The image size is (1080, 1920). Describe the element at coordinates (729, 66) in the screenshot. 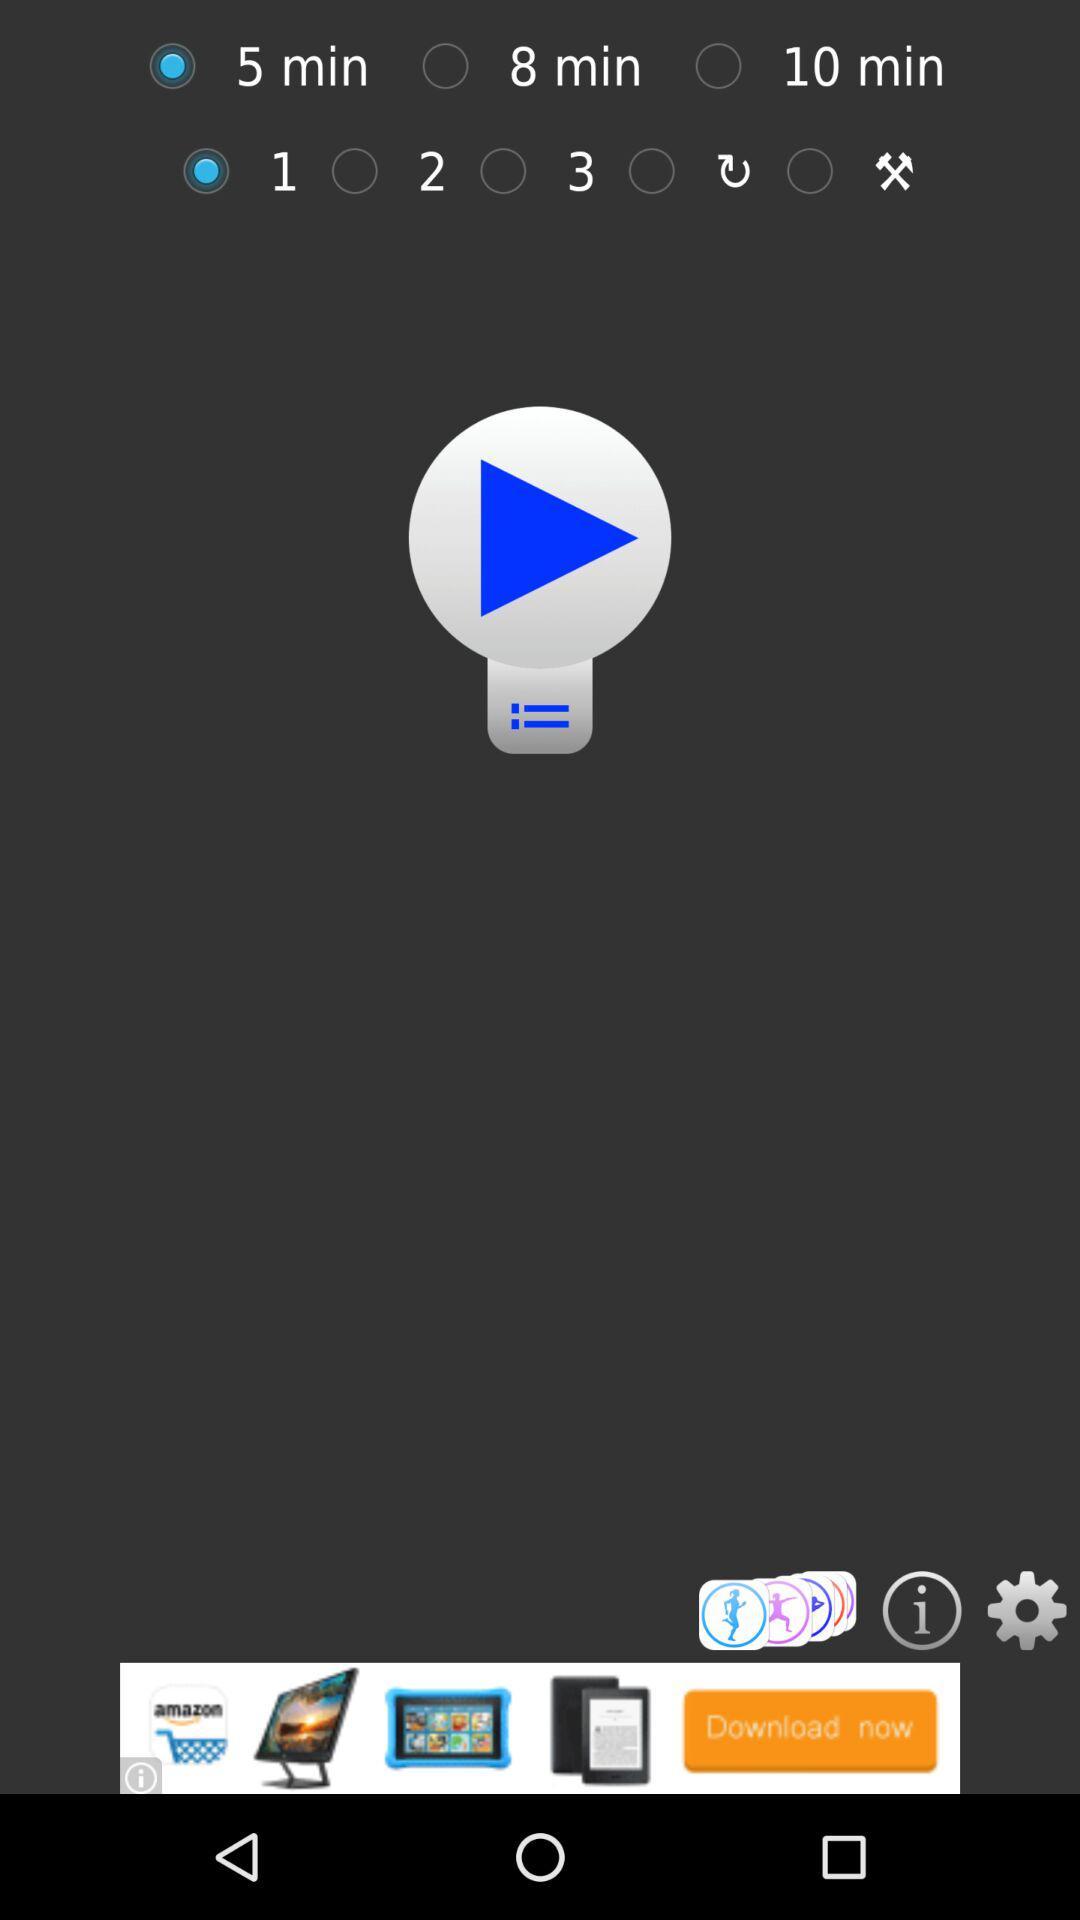

I see `option` at that location.